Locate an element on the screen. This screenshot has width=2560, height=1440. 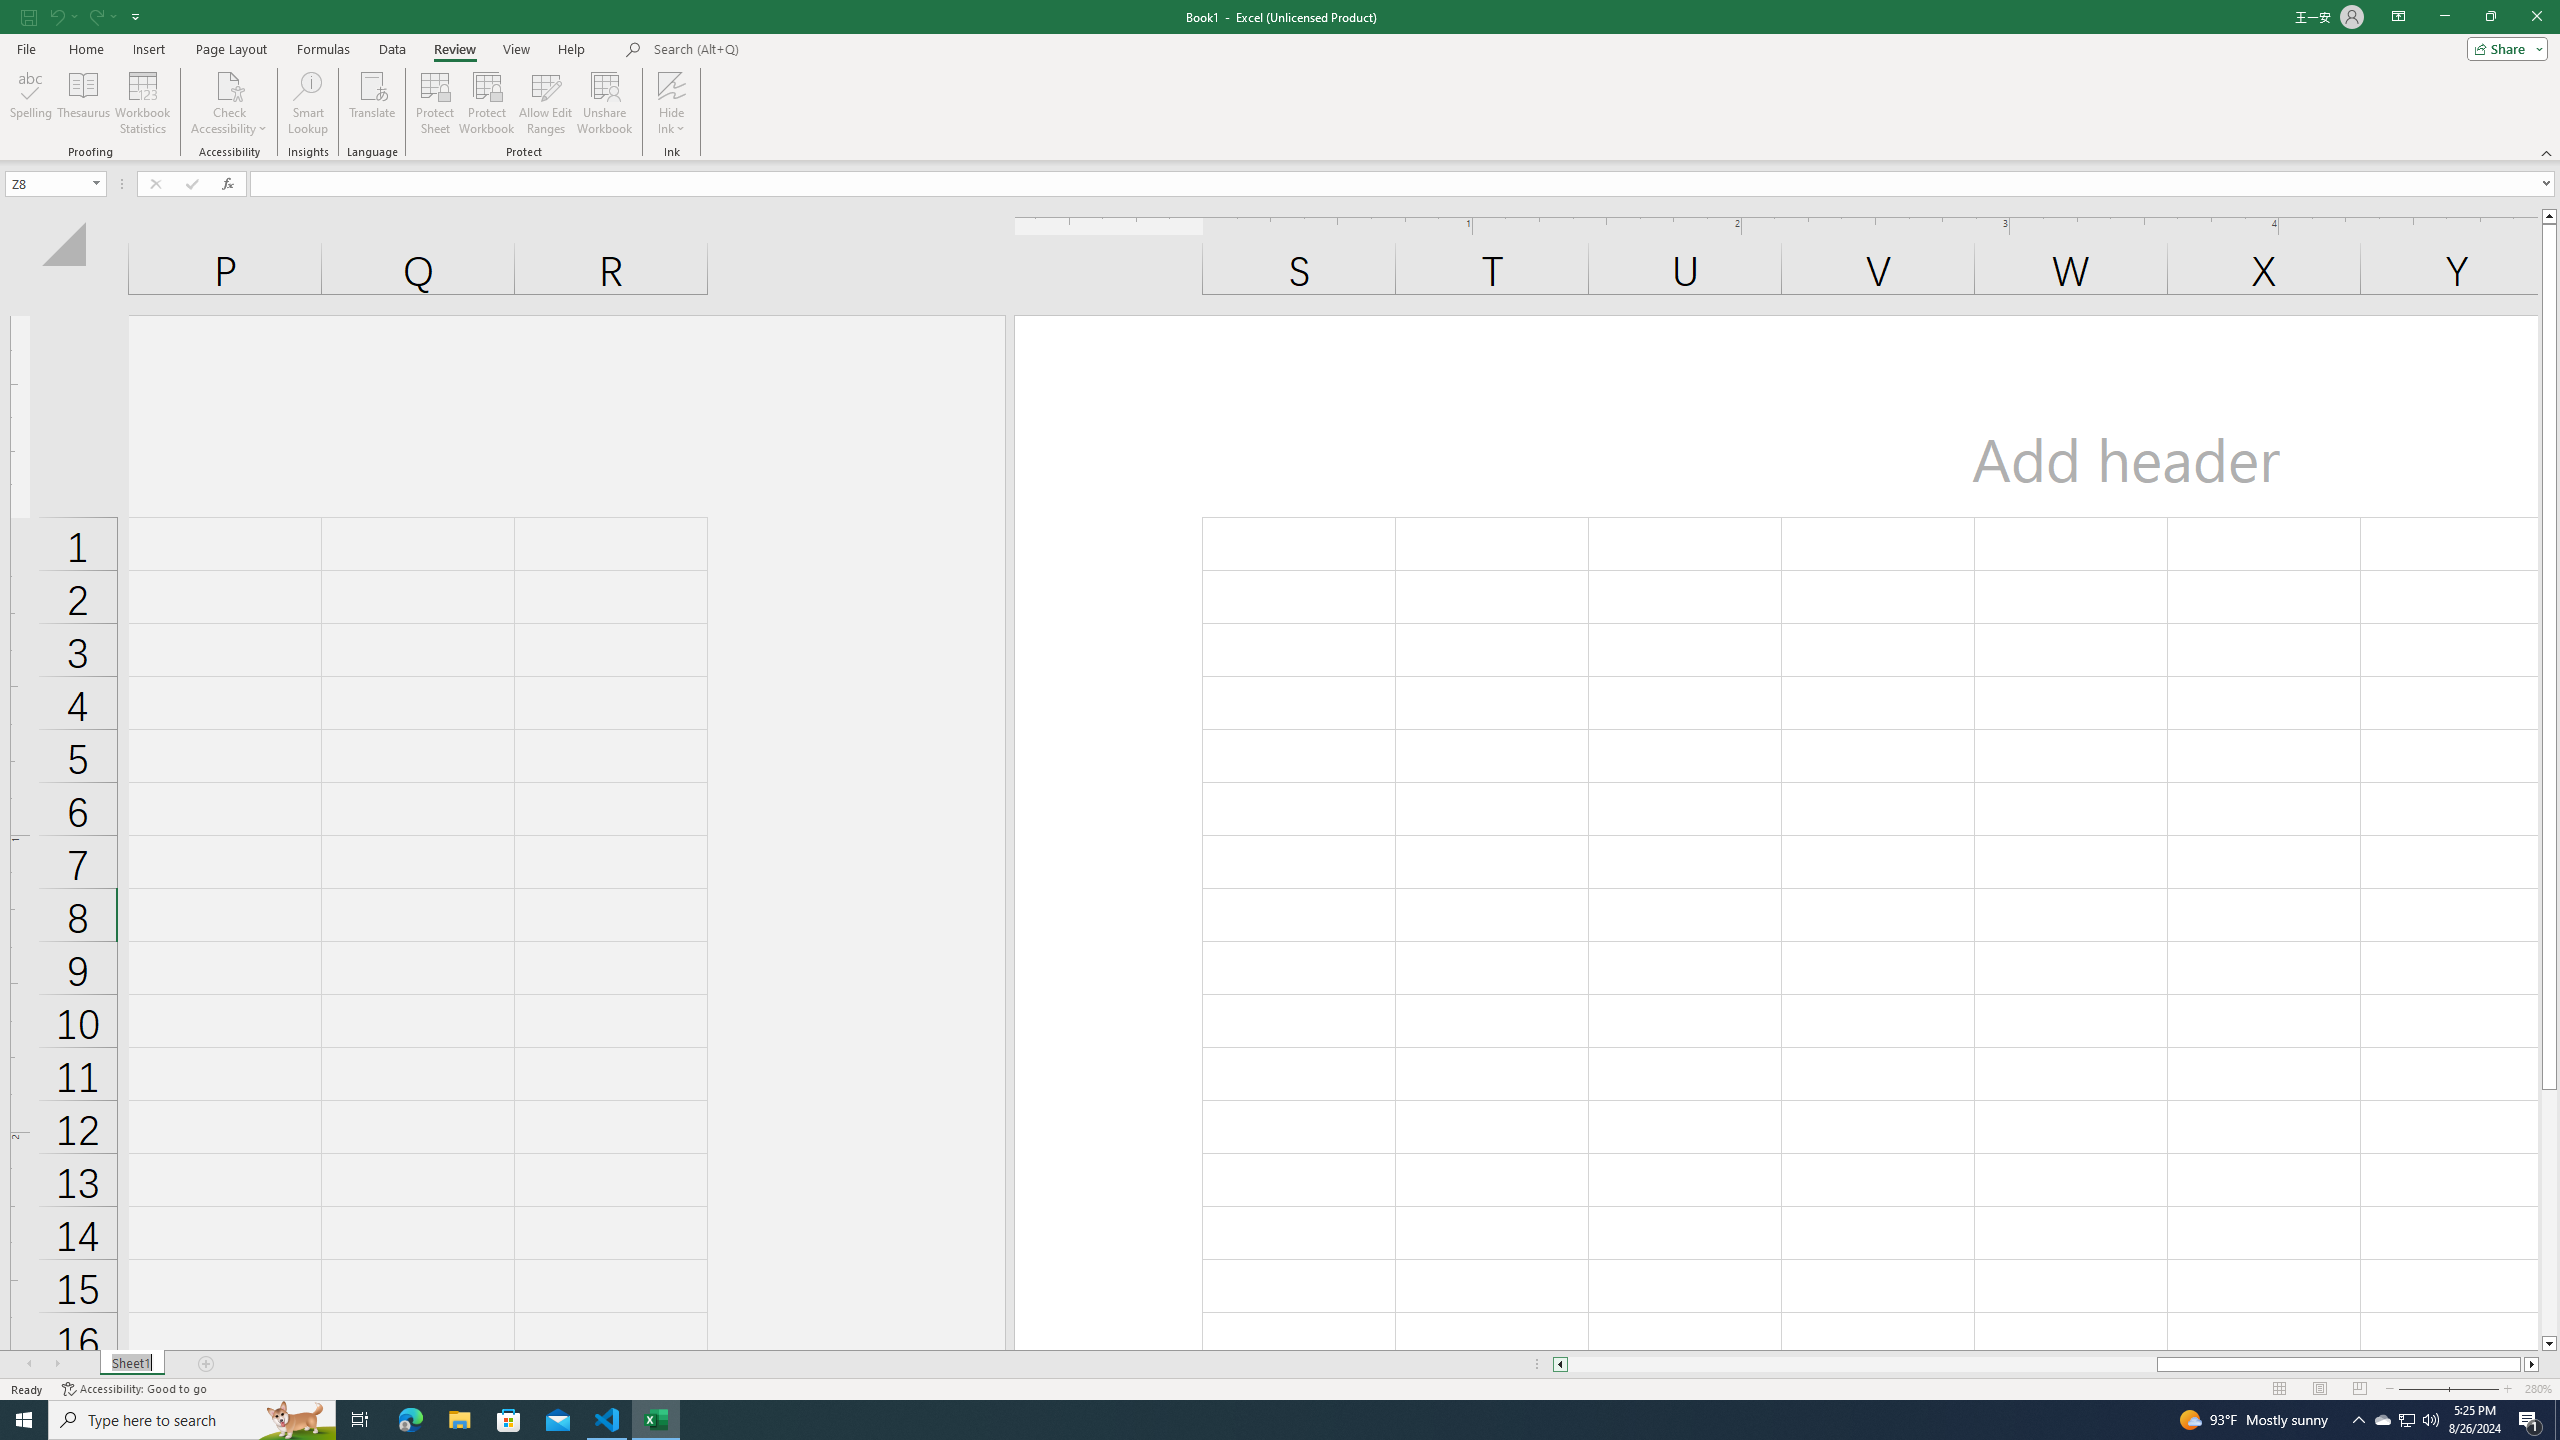
'Unshare Workbook' is located at coordinates (604, 103).